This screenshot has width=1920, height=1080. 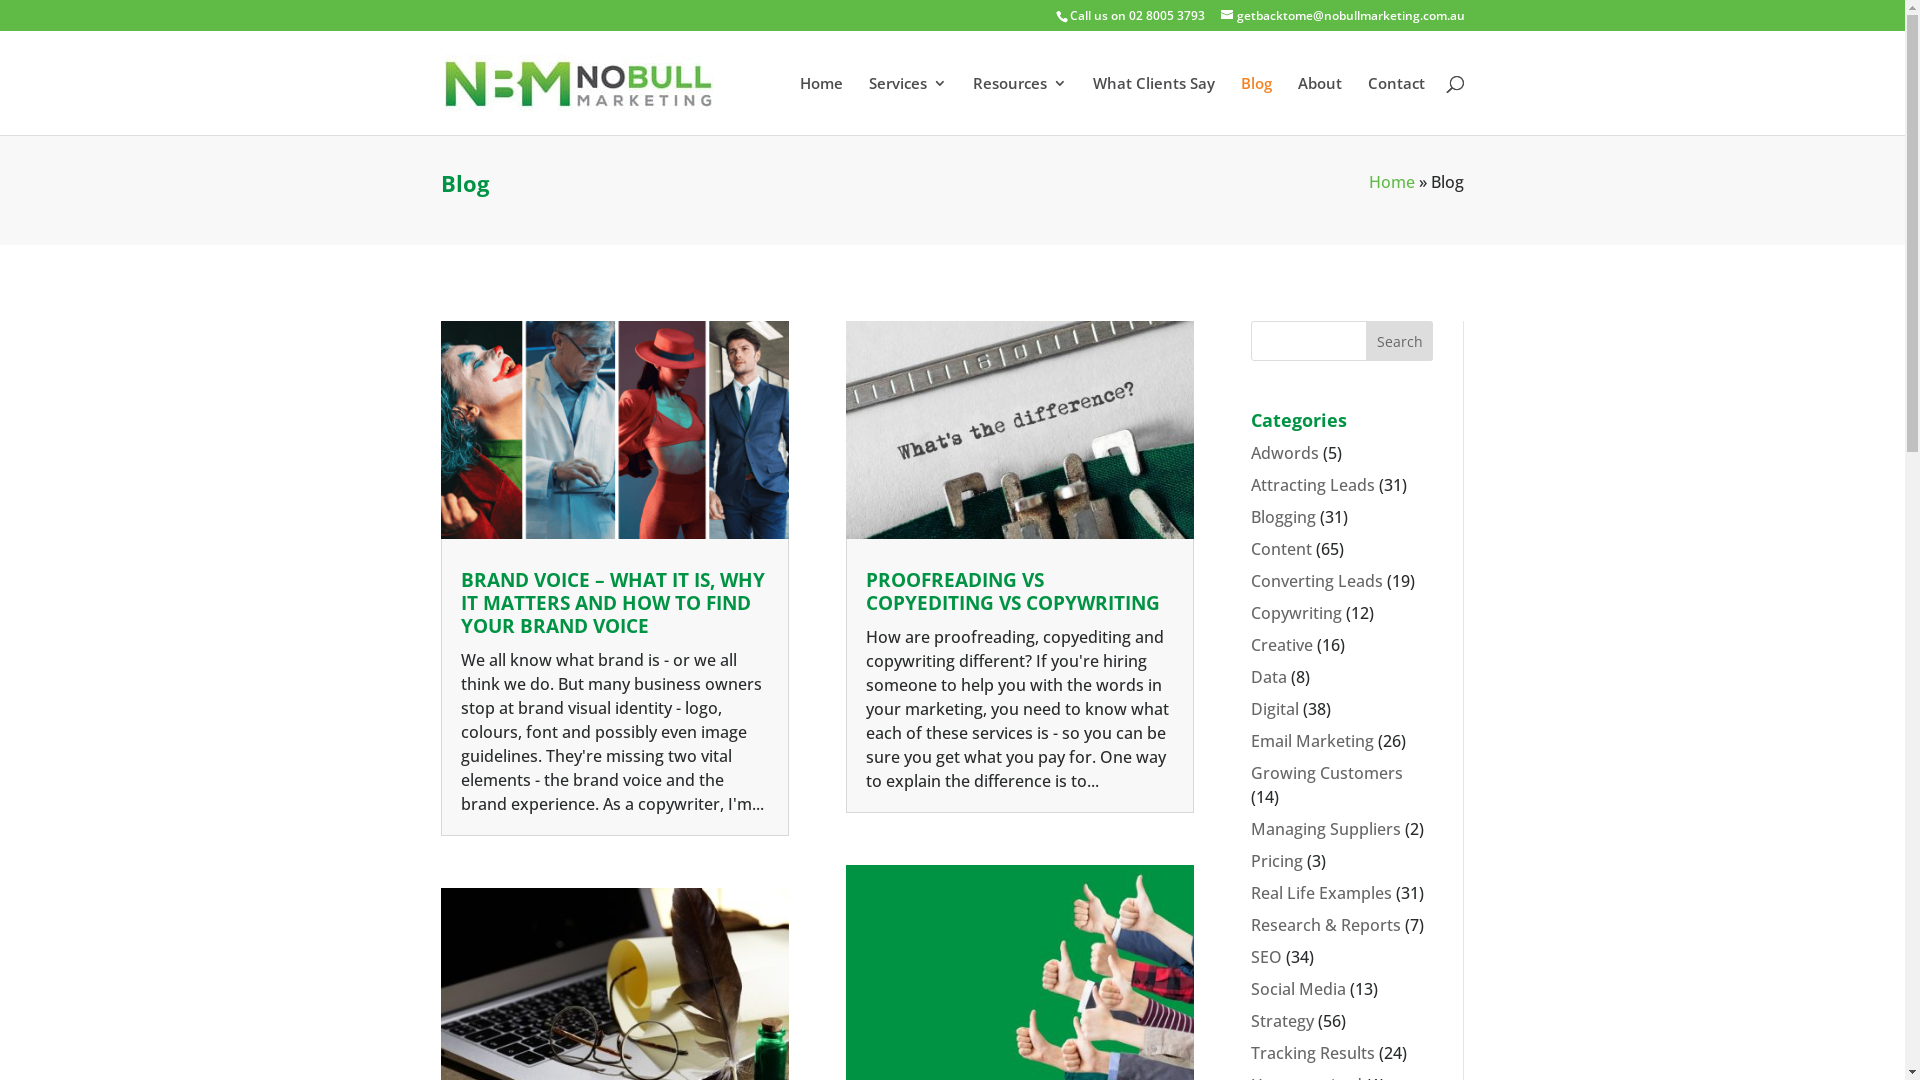 I want to click on 'Services', so click(x=906, y=105).